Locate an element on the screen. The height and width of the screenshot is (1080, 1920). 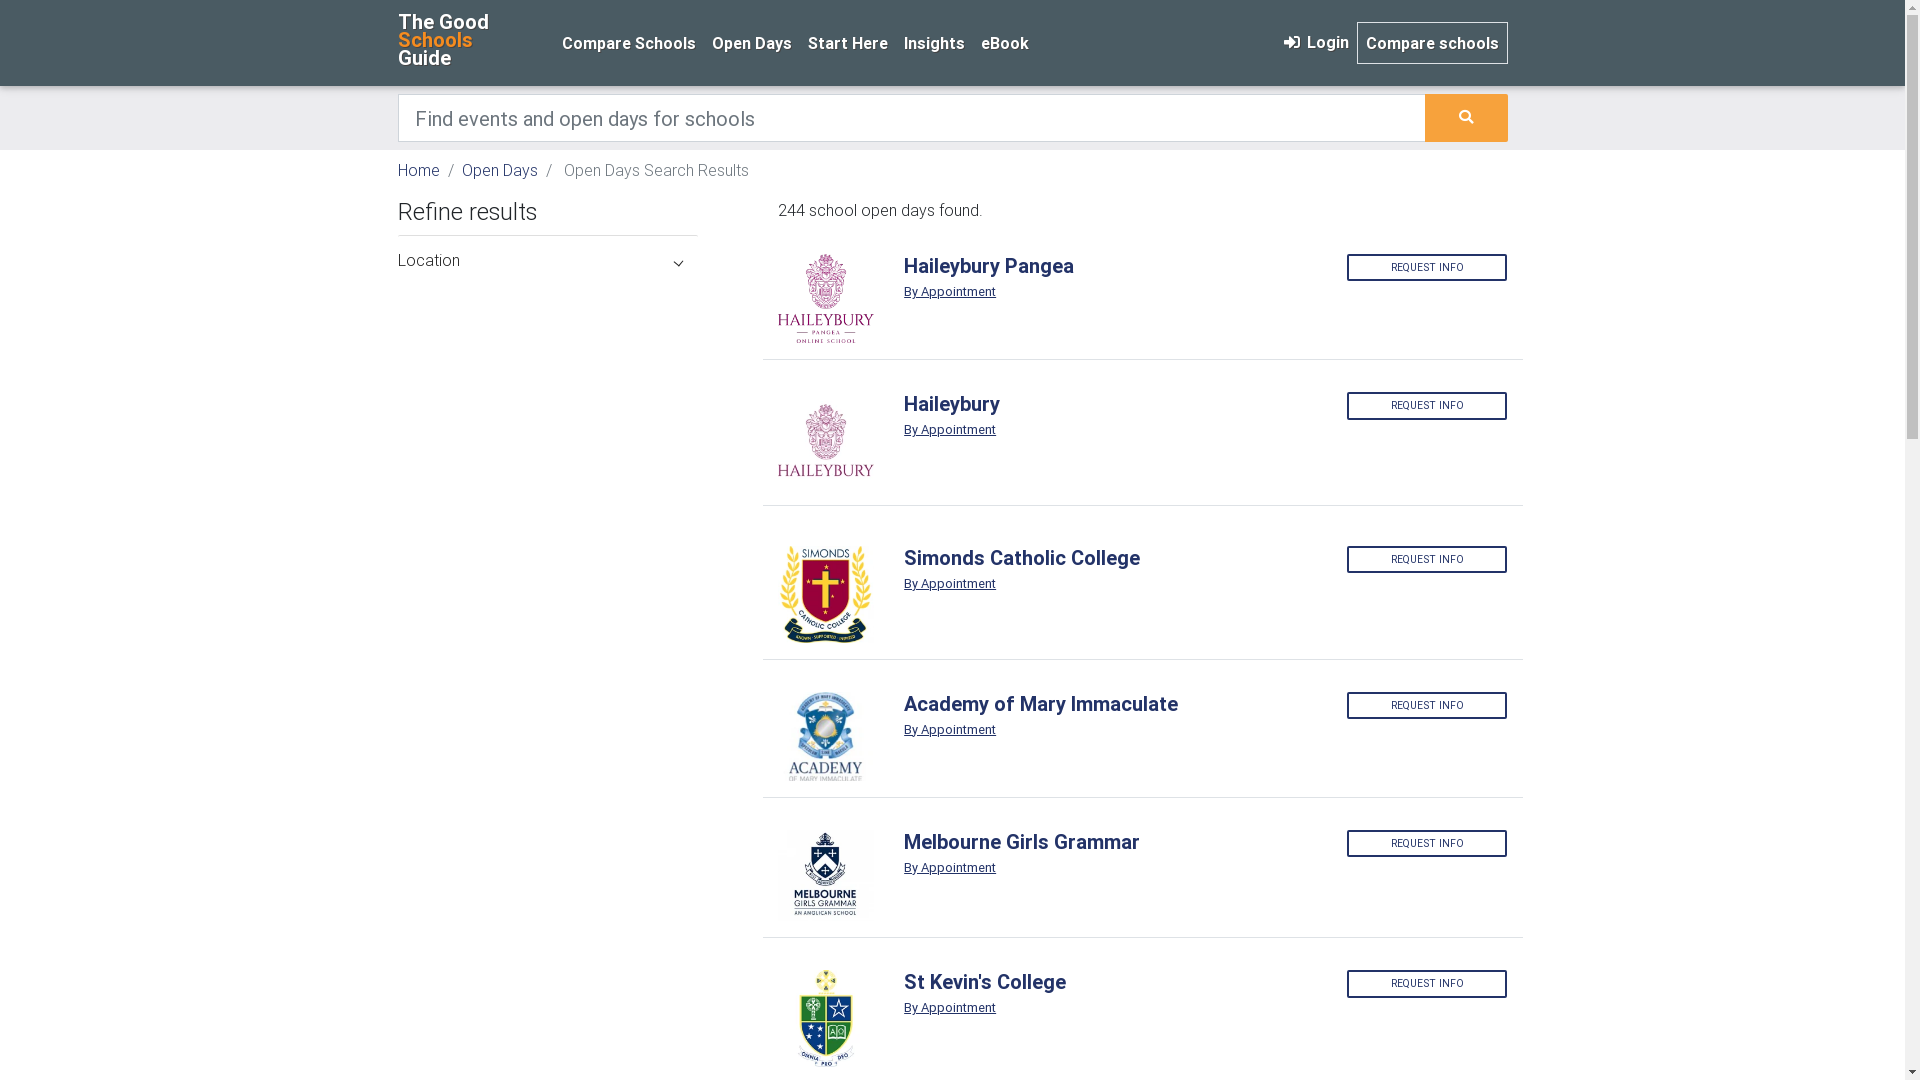
'REQUEST INFO' is located at coordinates (1425, 559).